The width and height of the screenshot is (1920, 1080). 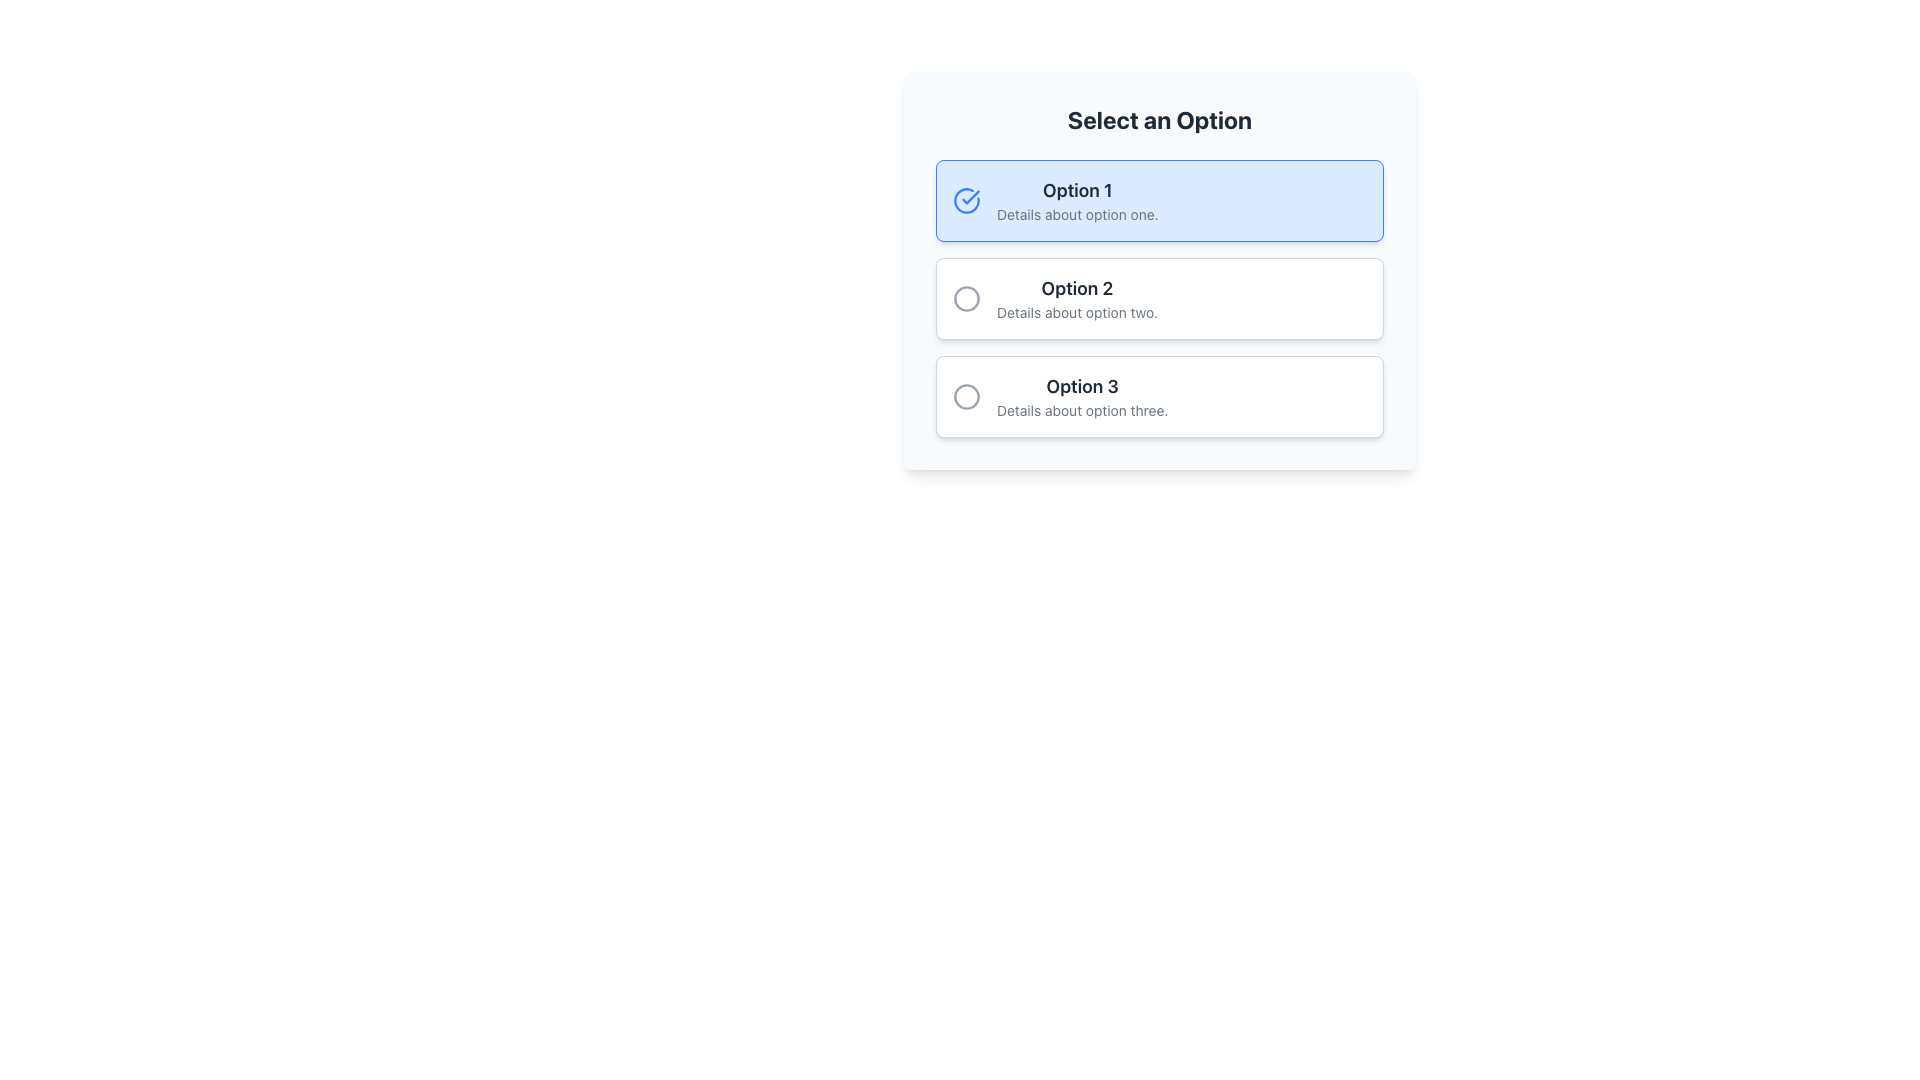 What do you see at coordinates (966, 200) in the screenshot?
I see `the circular blue check symbol icon positioned to the left of the text label 'Option 1'` at bounding box center [966, 200].